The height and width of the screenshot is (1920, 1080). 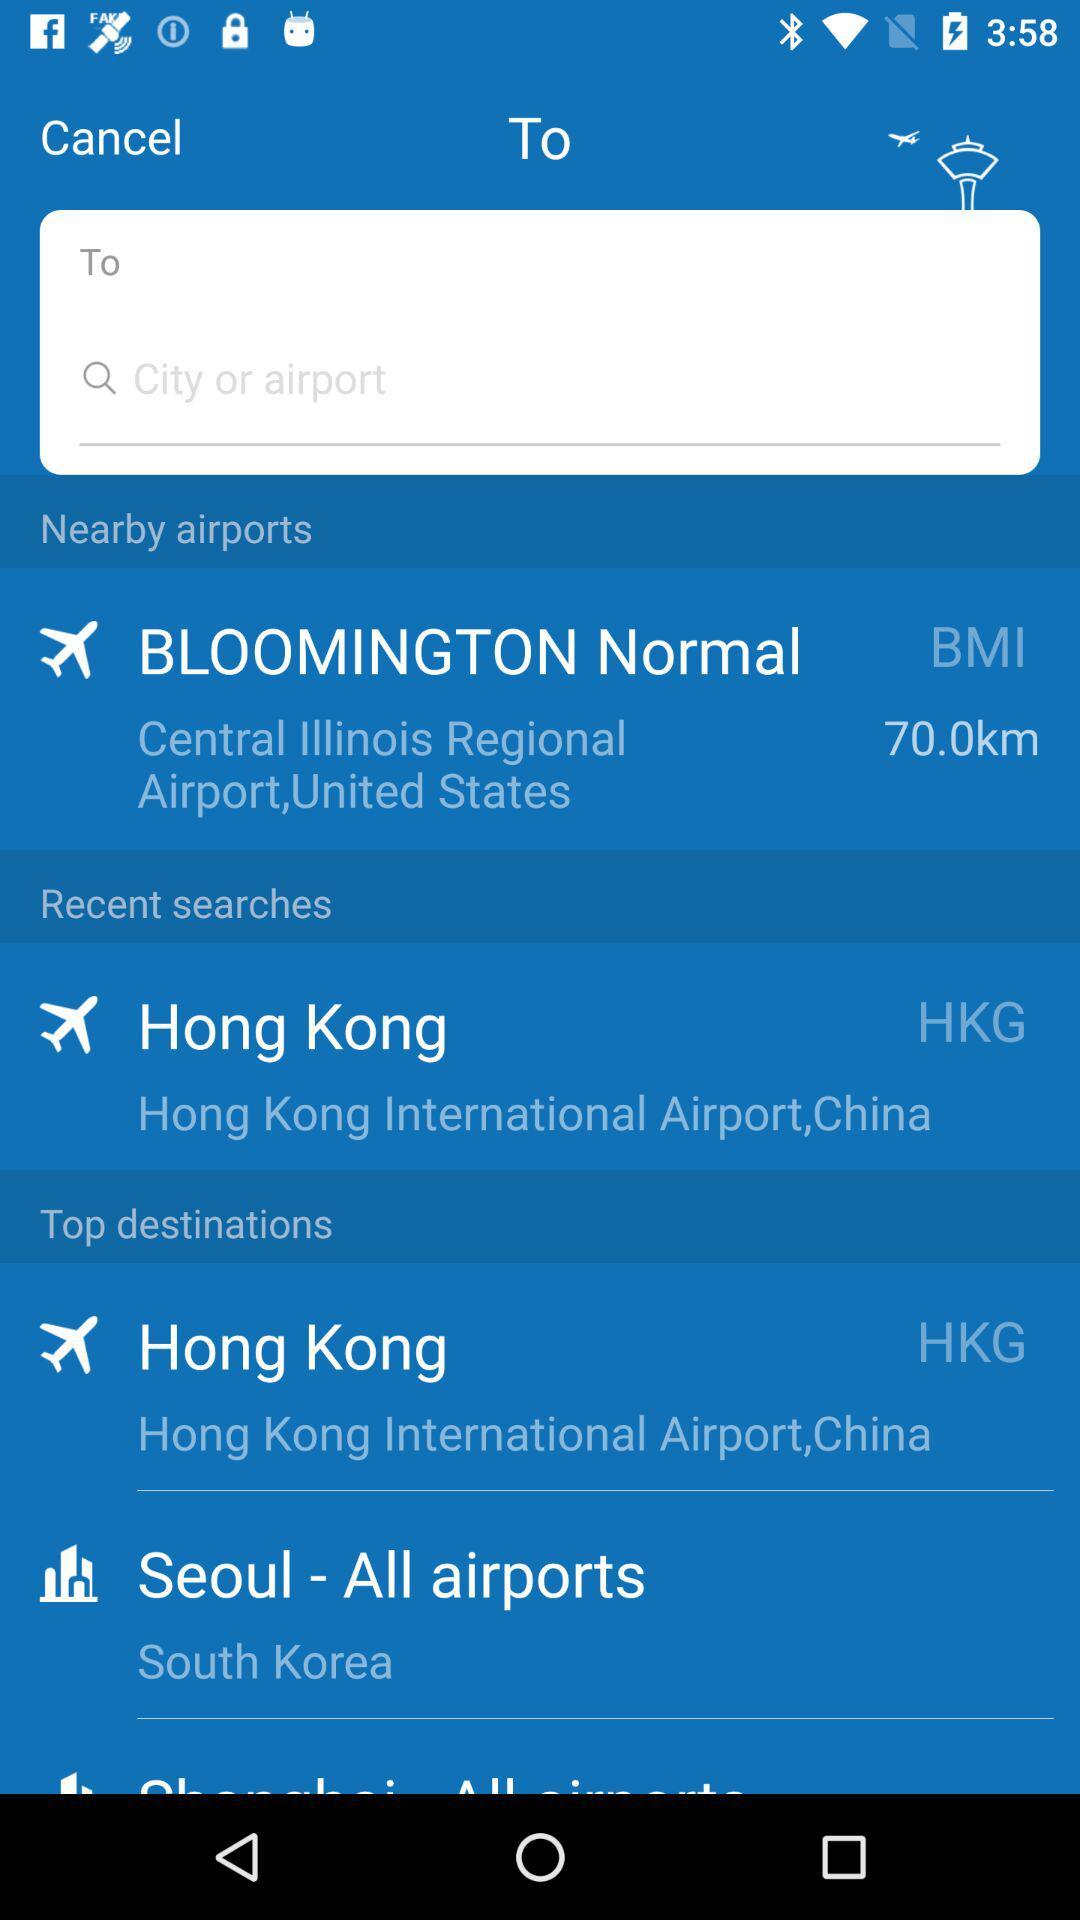 I want to click on destination, so click(x=519, y=377).